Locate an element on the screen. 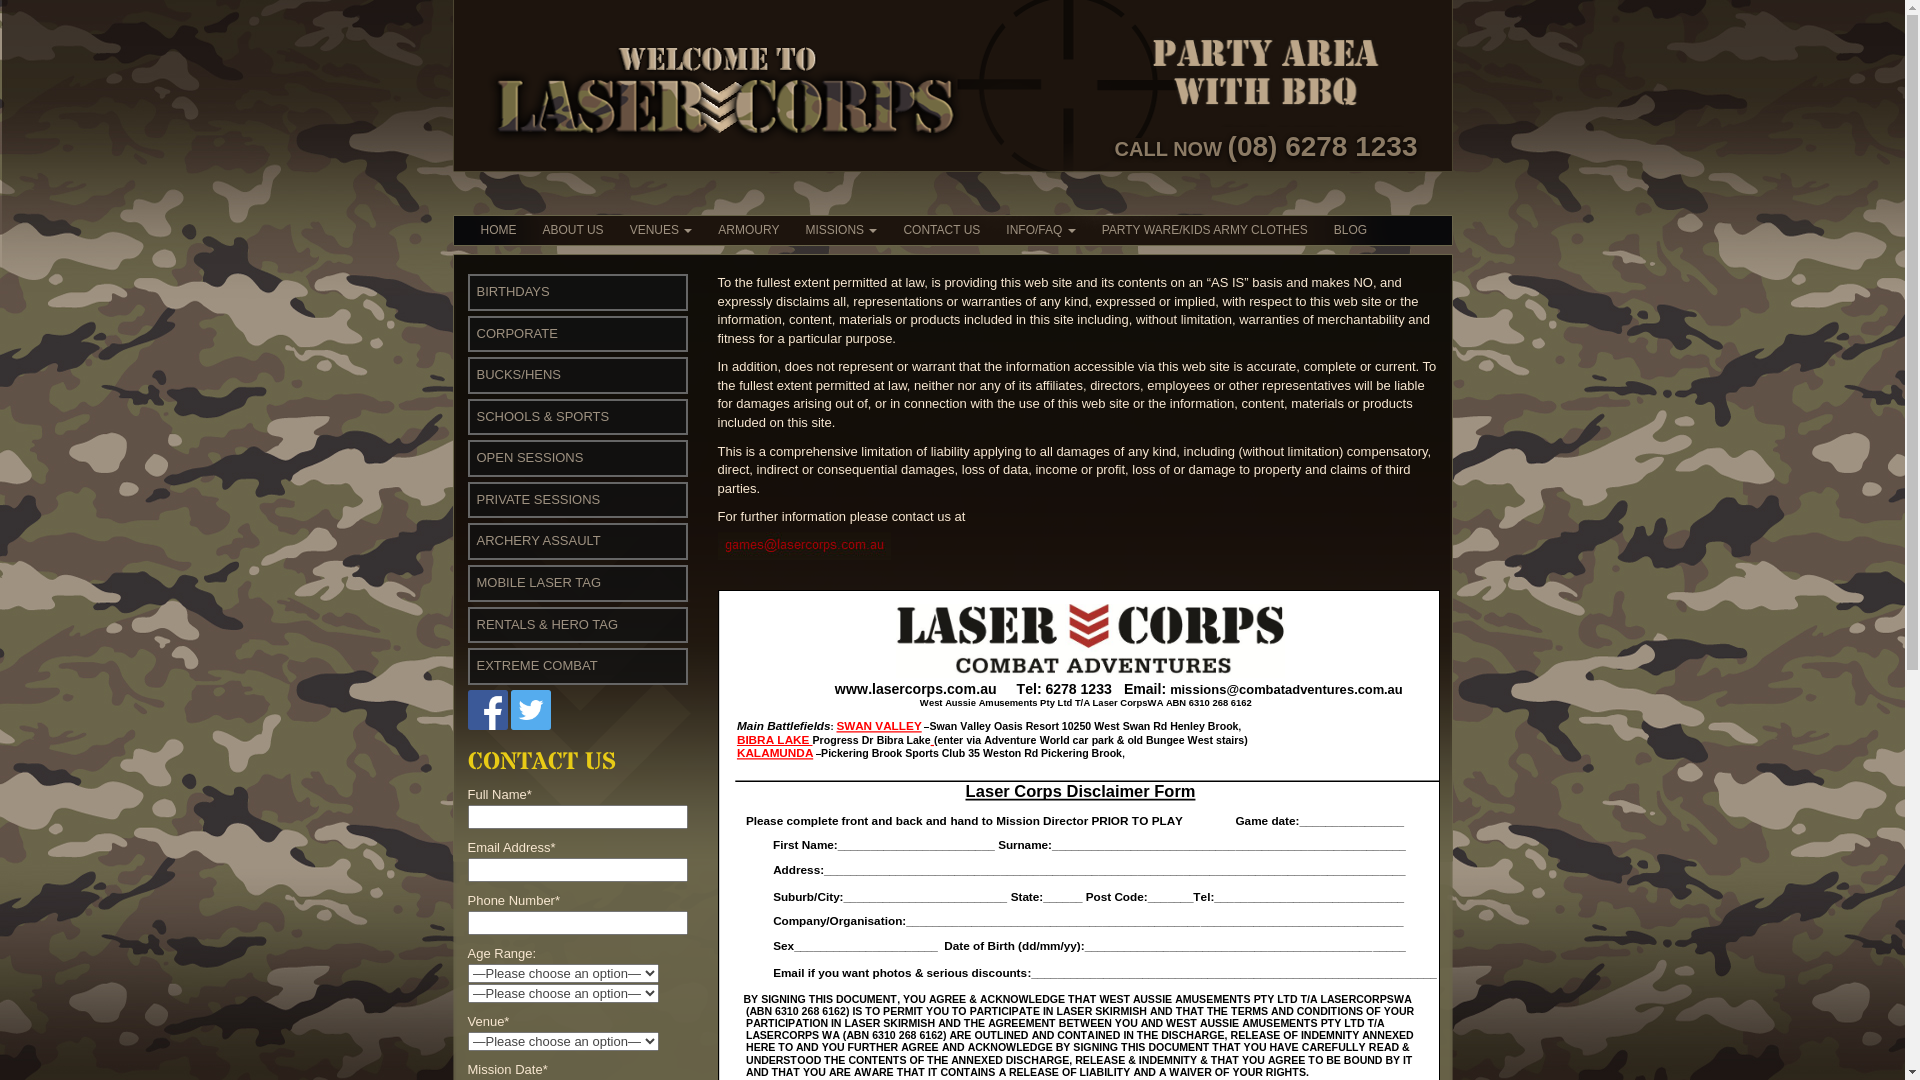  'ARMOURY' is located at coordinates (747, 229).